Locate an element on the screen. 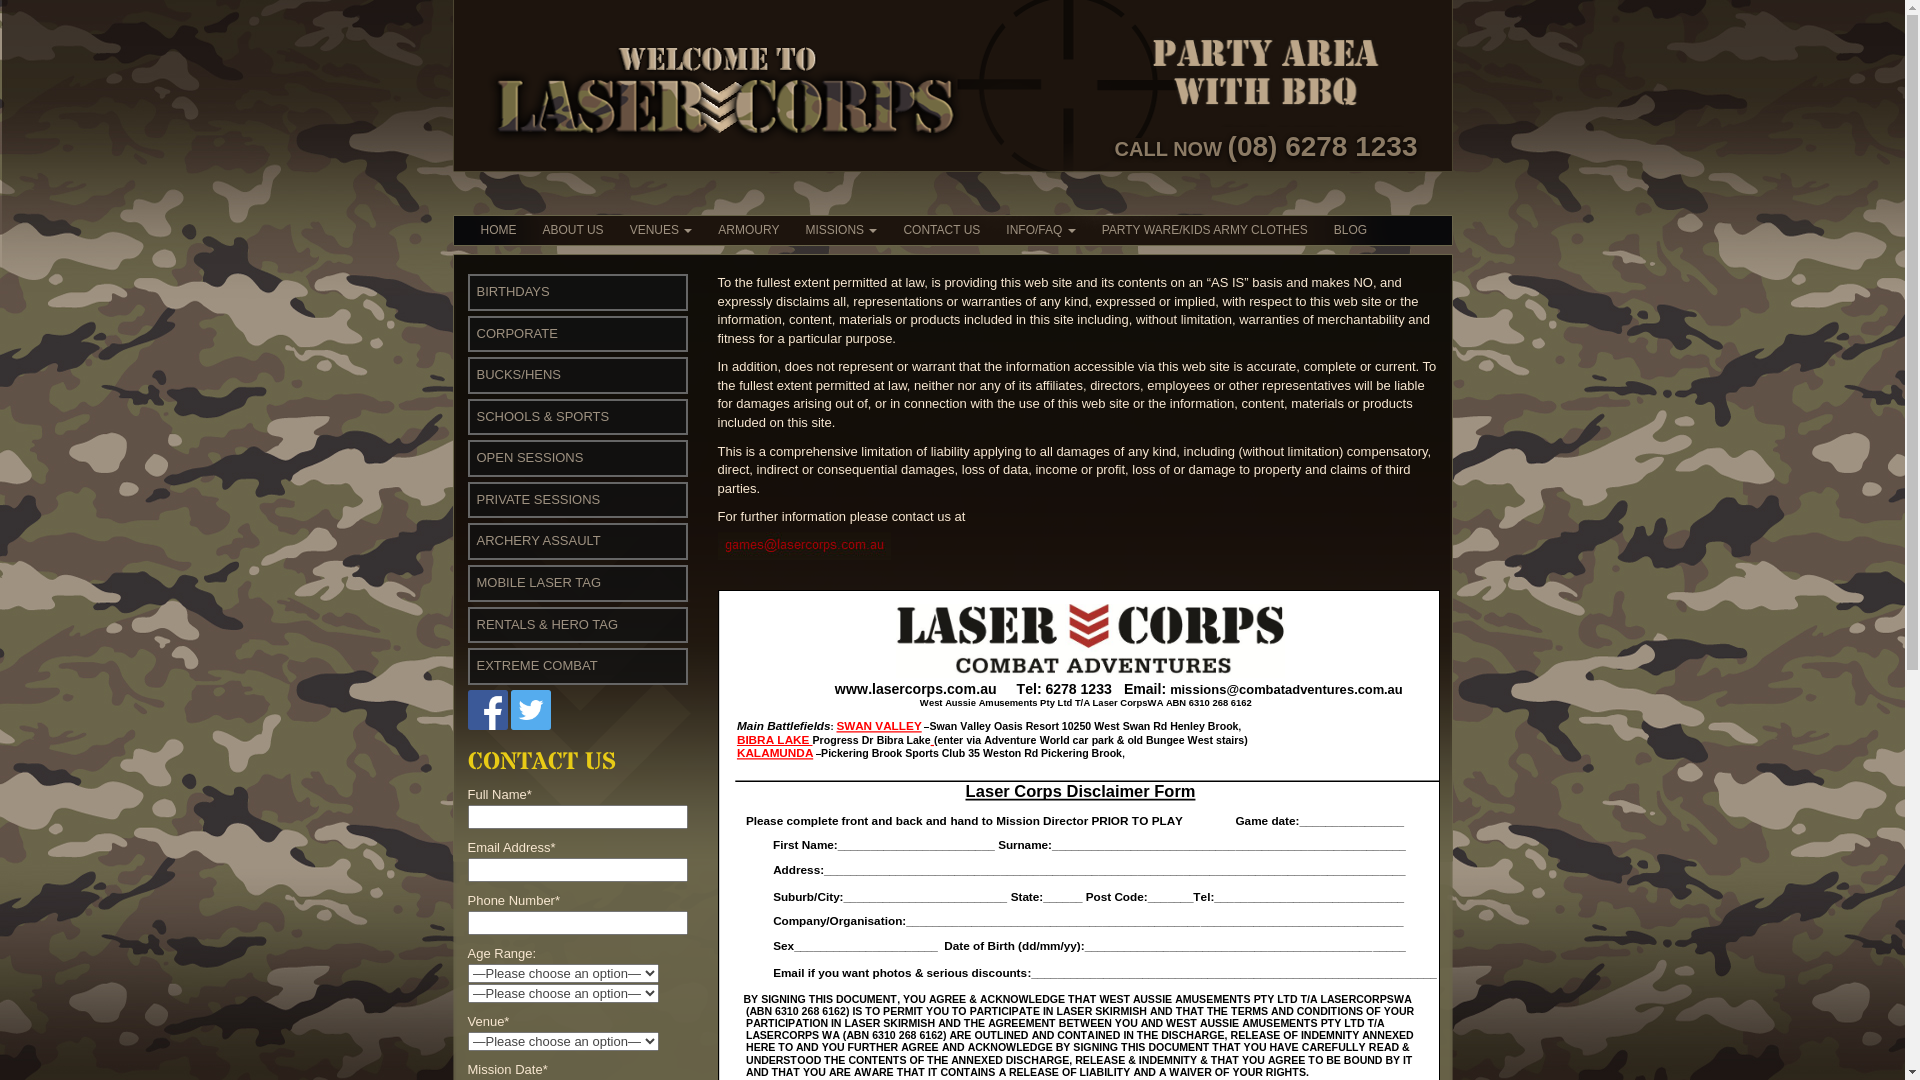  'ARMOURY' is located at coordinates (747, 229).